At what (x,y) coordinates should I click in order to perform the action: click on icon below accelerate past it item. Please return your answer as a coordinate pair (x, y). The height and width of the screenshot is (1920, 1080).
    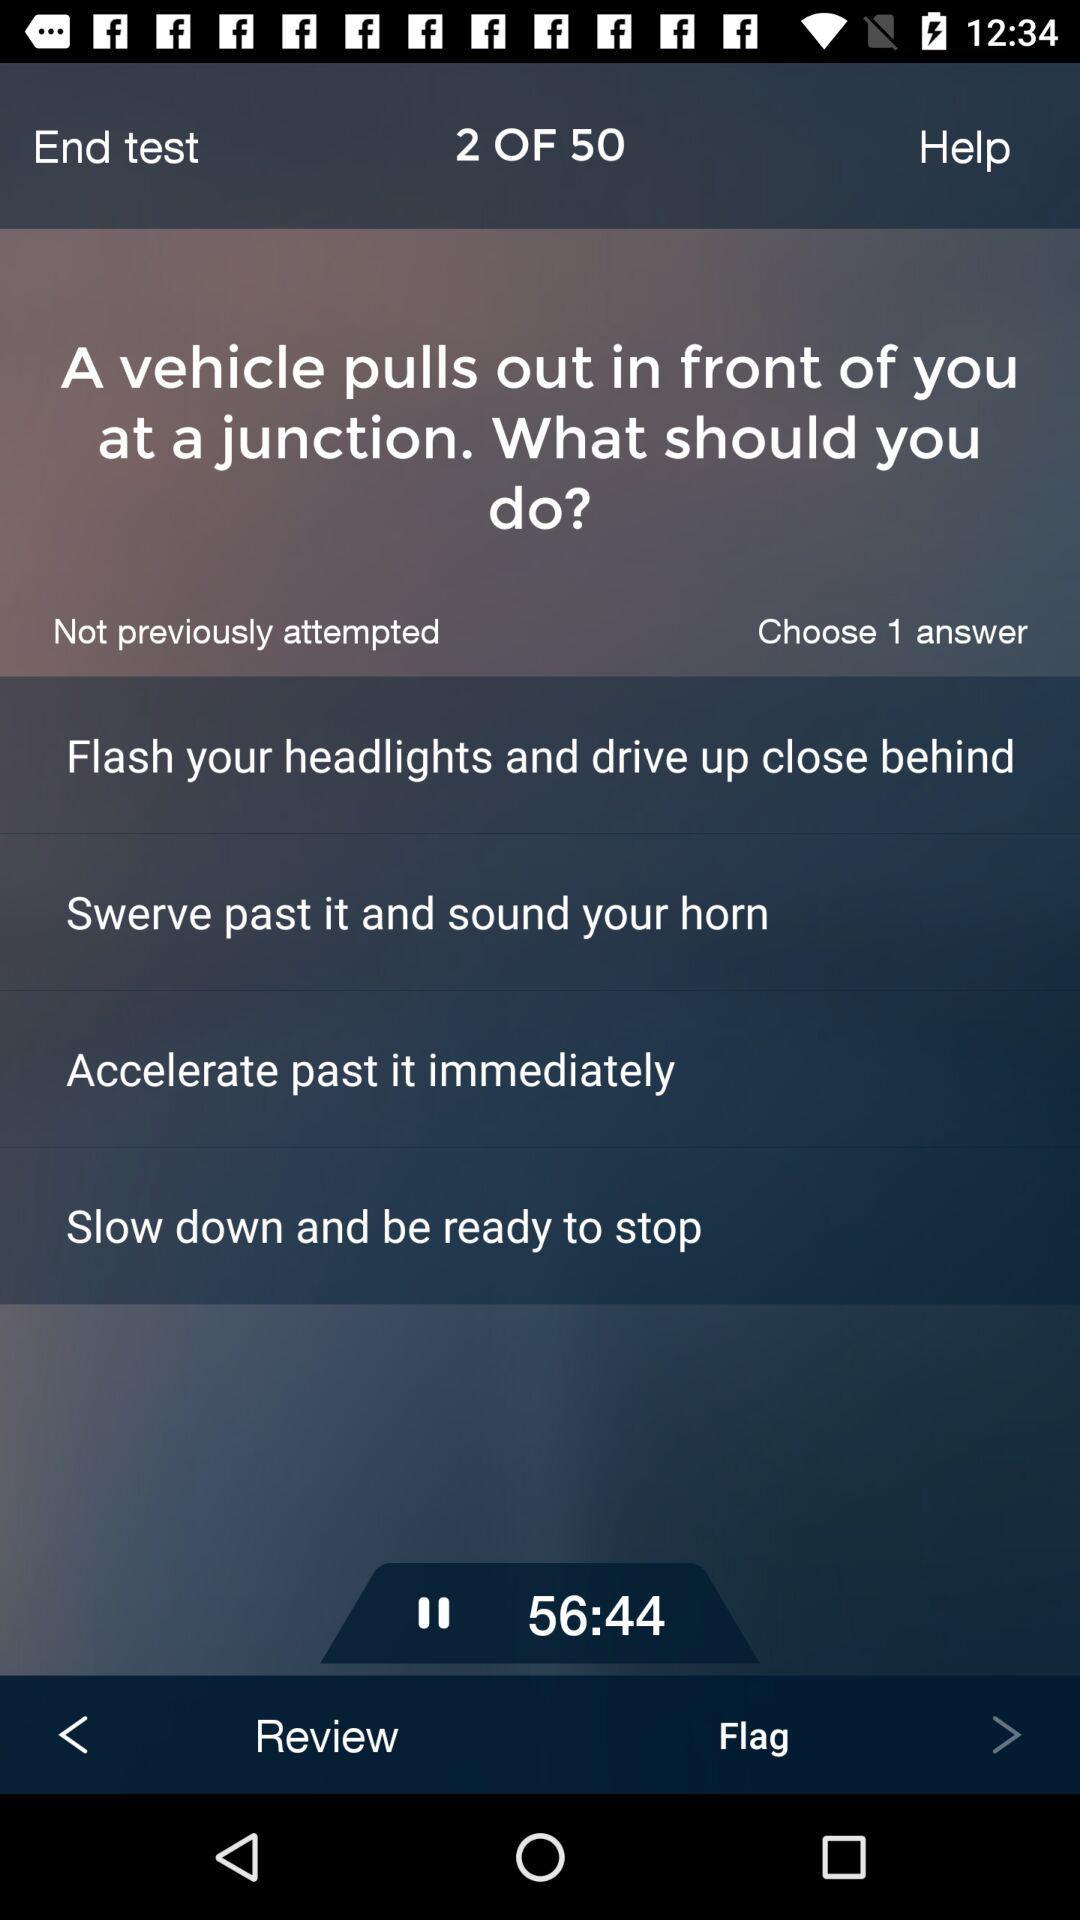
    Looking at the image, I should click on (573, 1224).